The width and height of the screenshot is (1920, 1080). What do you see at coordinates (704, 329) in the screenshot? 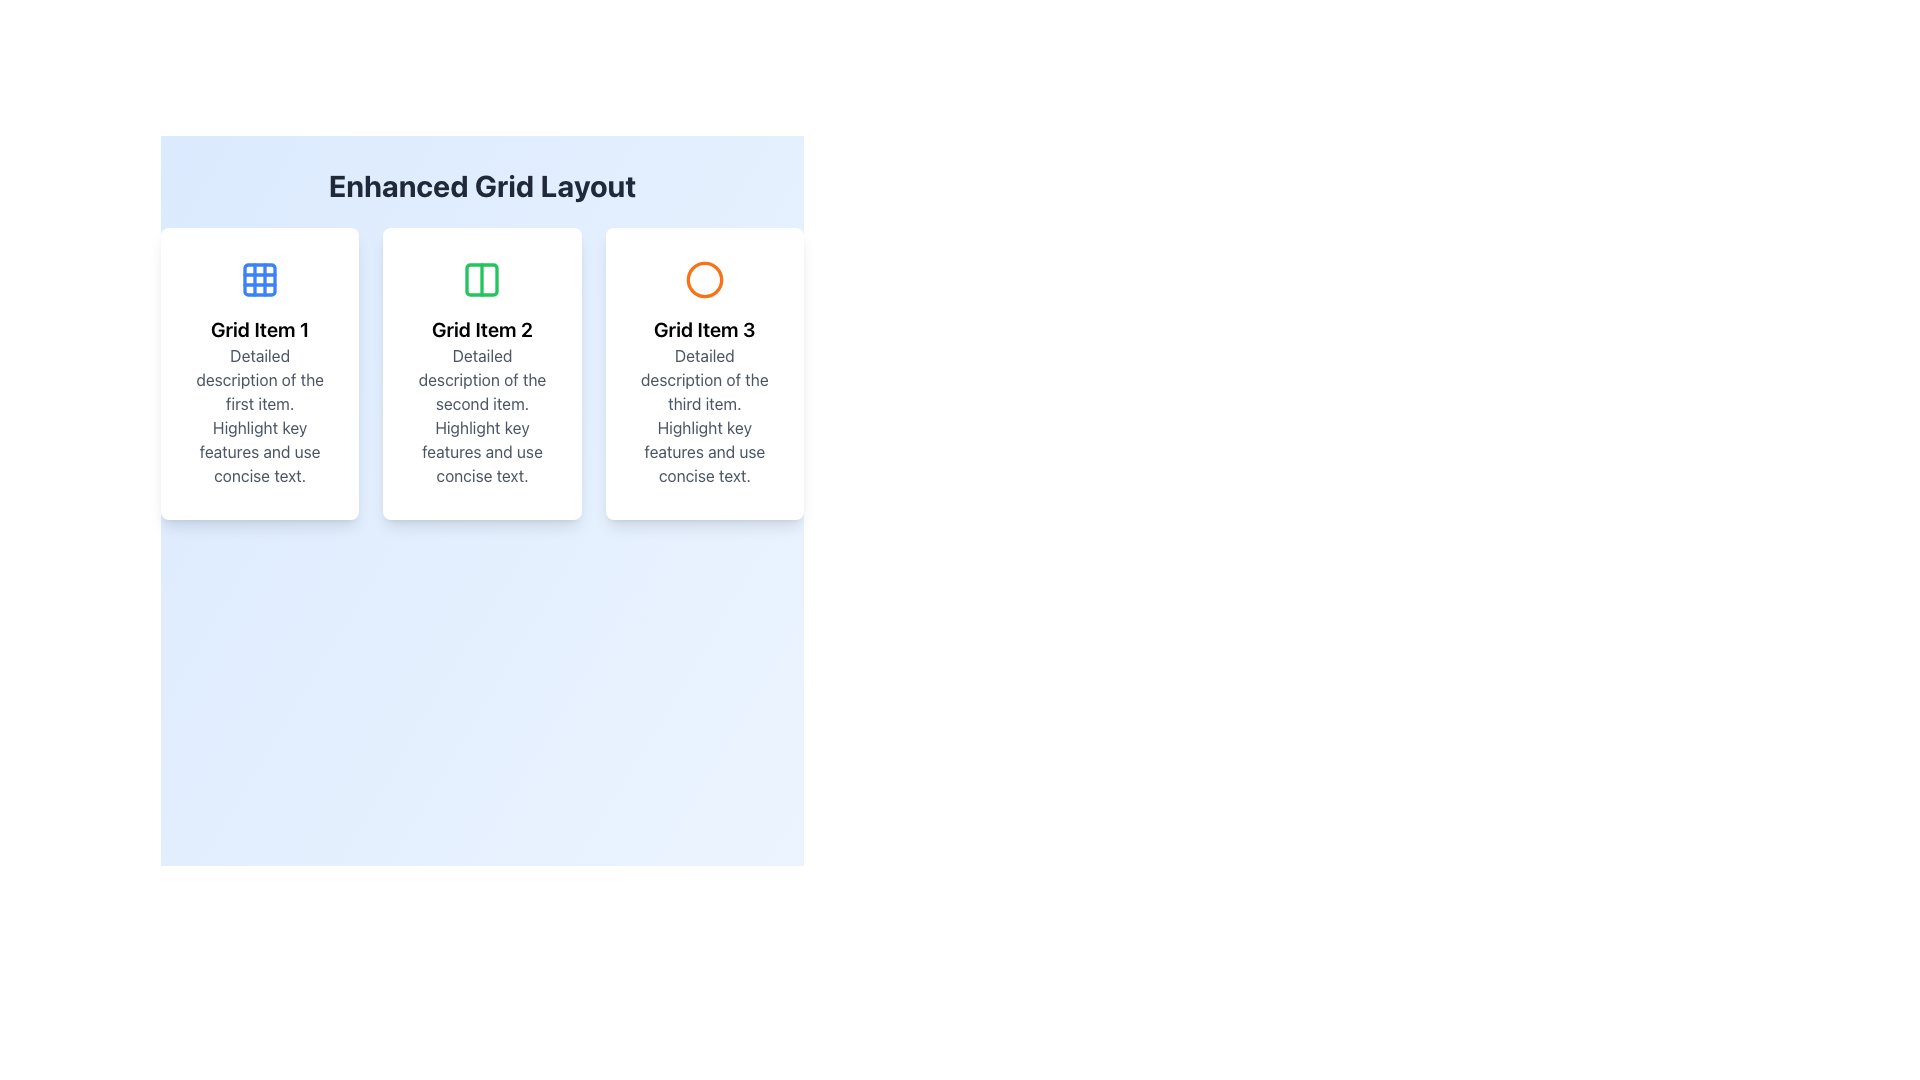
I see `the text label styled with bold and large font size reading 'Grid Item 3', which serves as the title for the third column in the grid layout` at bounding box center [704, 329].